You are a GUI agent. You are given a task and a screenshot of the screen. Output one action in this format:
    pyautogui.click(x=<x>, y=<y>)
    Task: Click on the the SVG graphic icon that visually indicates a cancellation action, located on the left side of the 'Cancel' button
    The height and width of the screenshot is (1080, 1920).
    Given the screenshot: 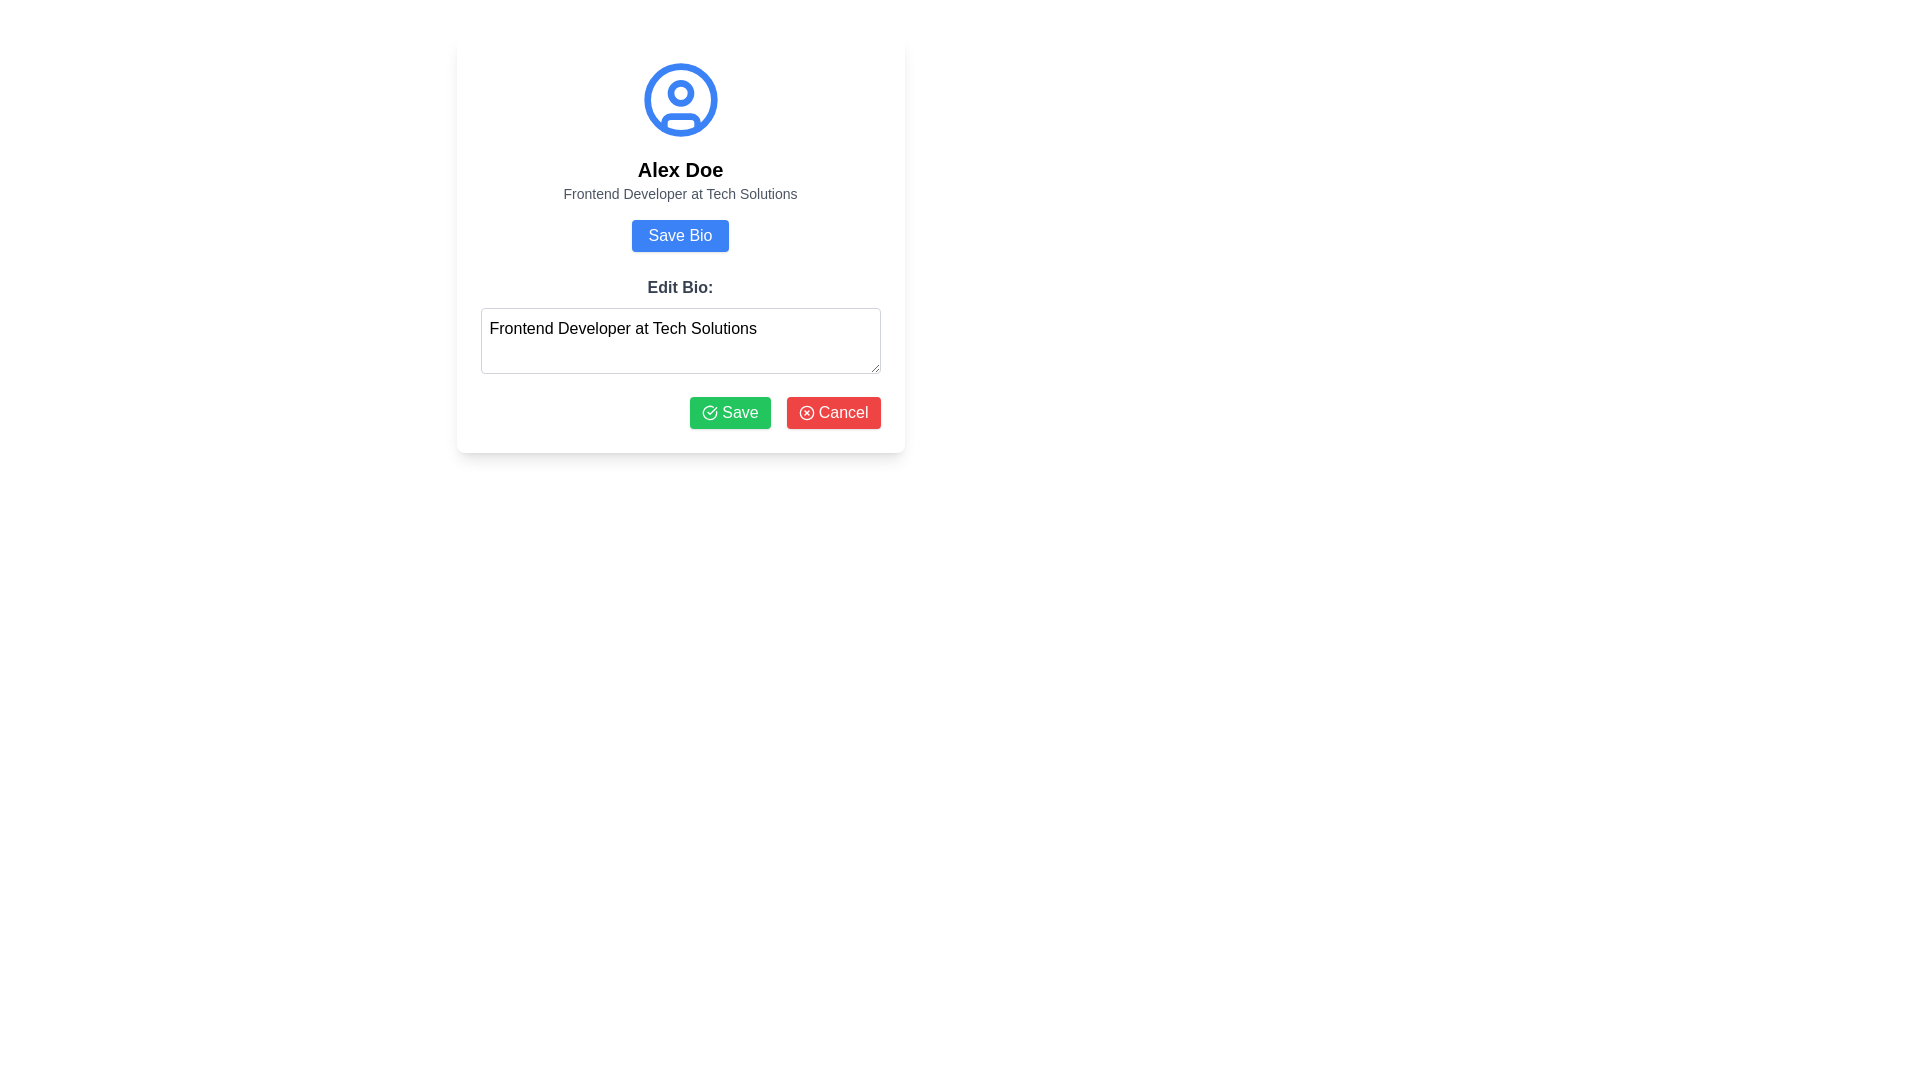 What is the action you would take?
    pyautogui.click(x=806, y=411)
    